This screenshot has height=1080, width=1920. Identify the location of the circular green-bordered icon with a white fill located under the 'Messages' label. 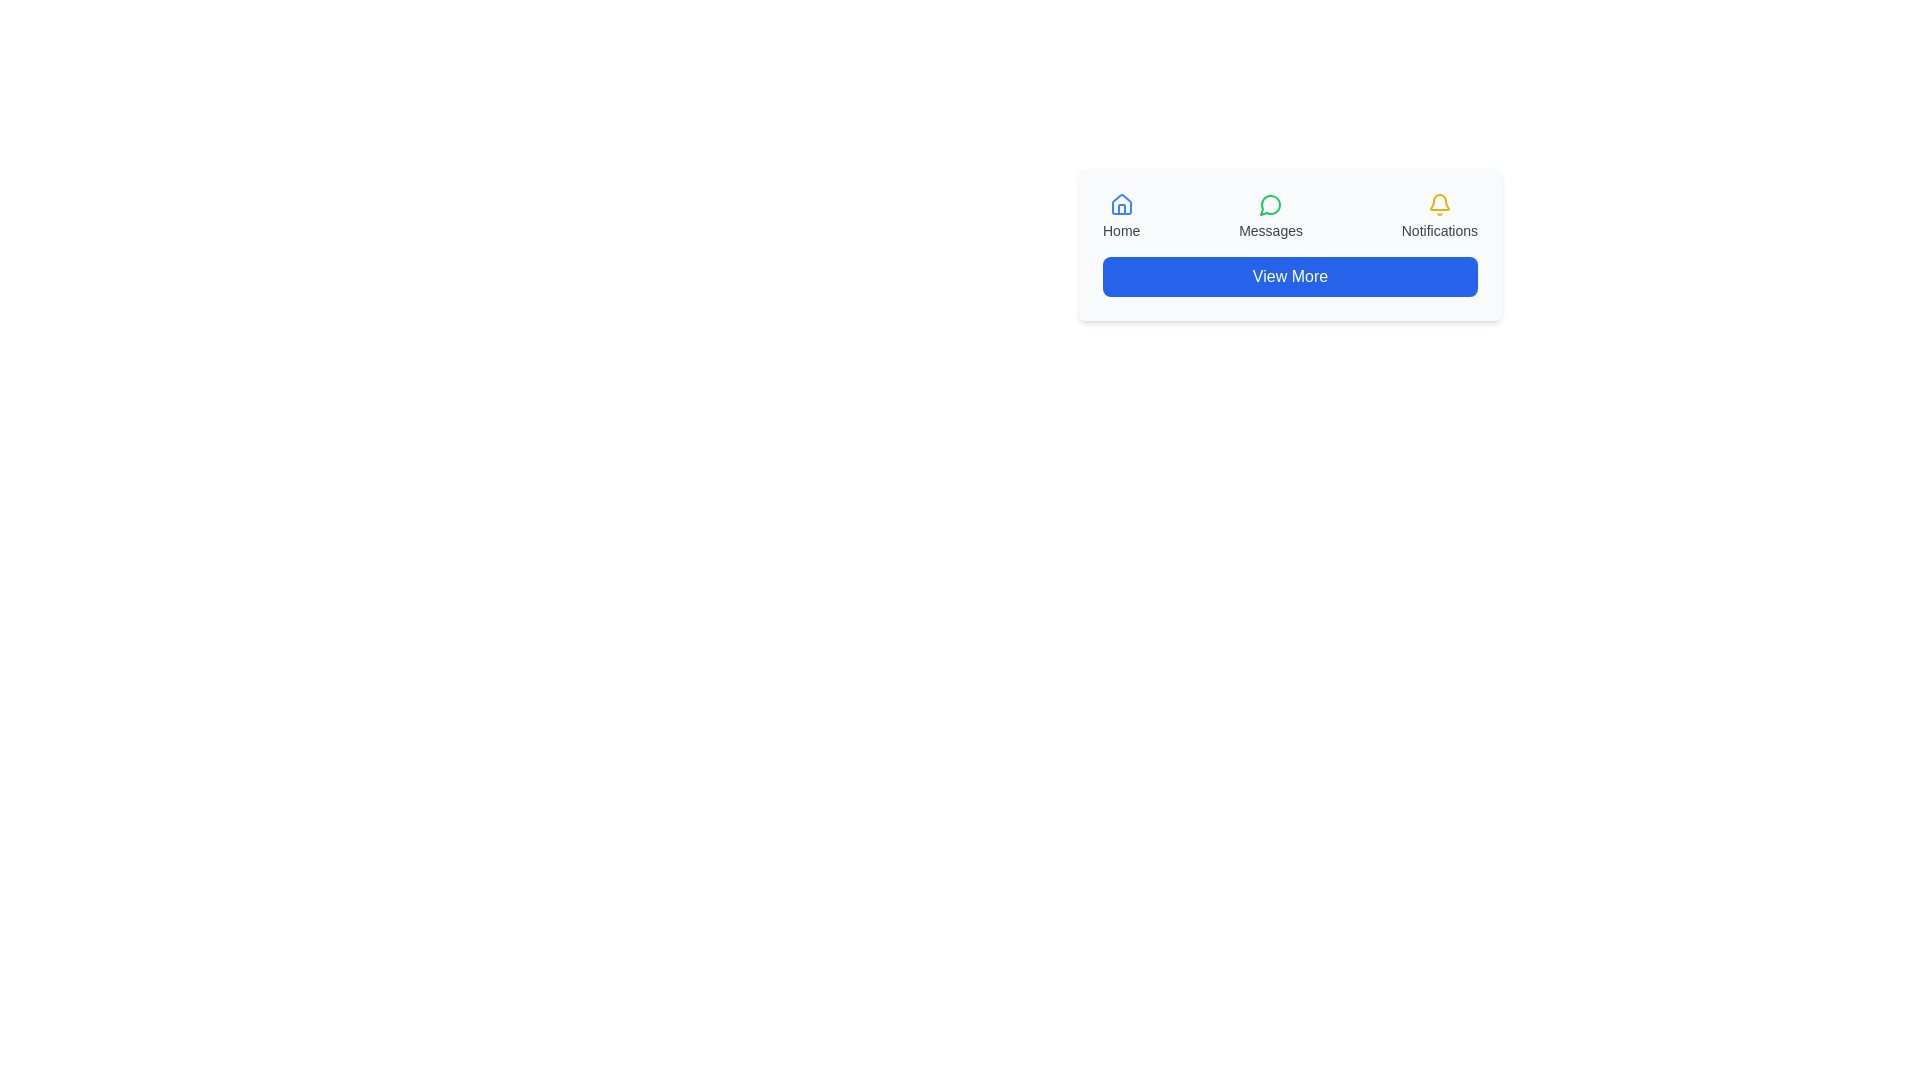
(1269, 205).